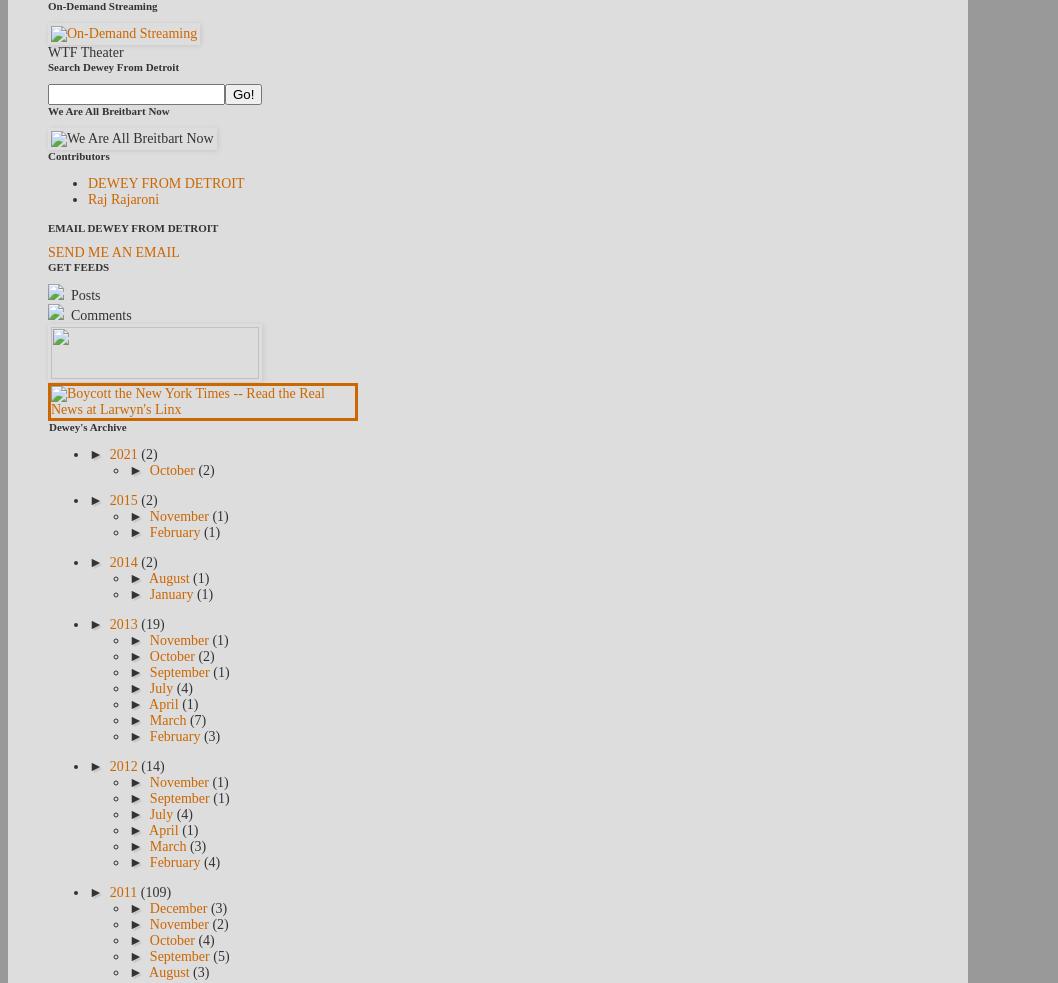 The image size is (1058, 983). I want to click on '(109)', so click(154, 892).